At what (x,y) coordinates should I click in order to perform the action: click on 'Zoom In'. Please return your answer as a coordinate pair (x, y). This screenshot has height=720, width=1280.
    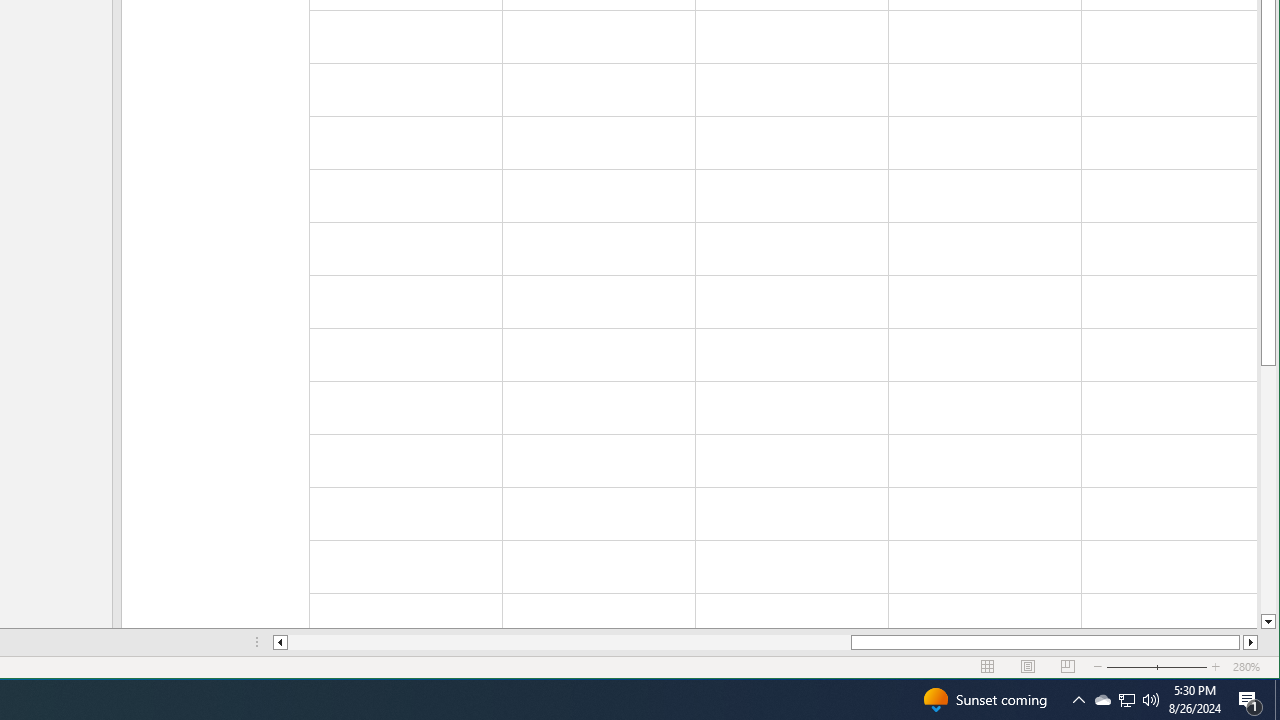
    Looking at the image, I should click on (1250, 642).